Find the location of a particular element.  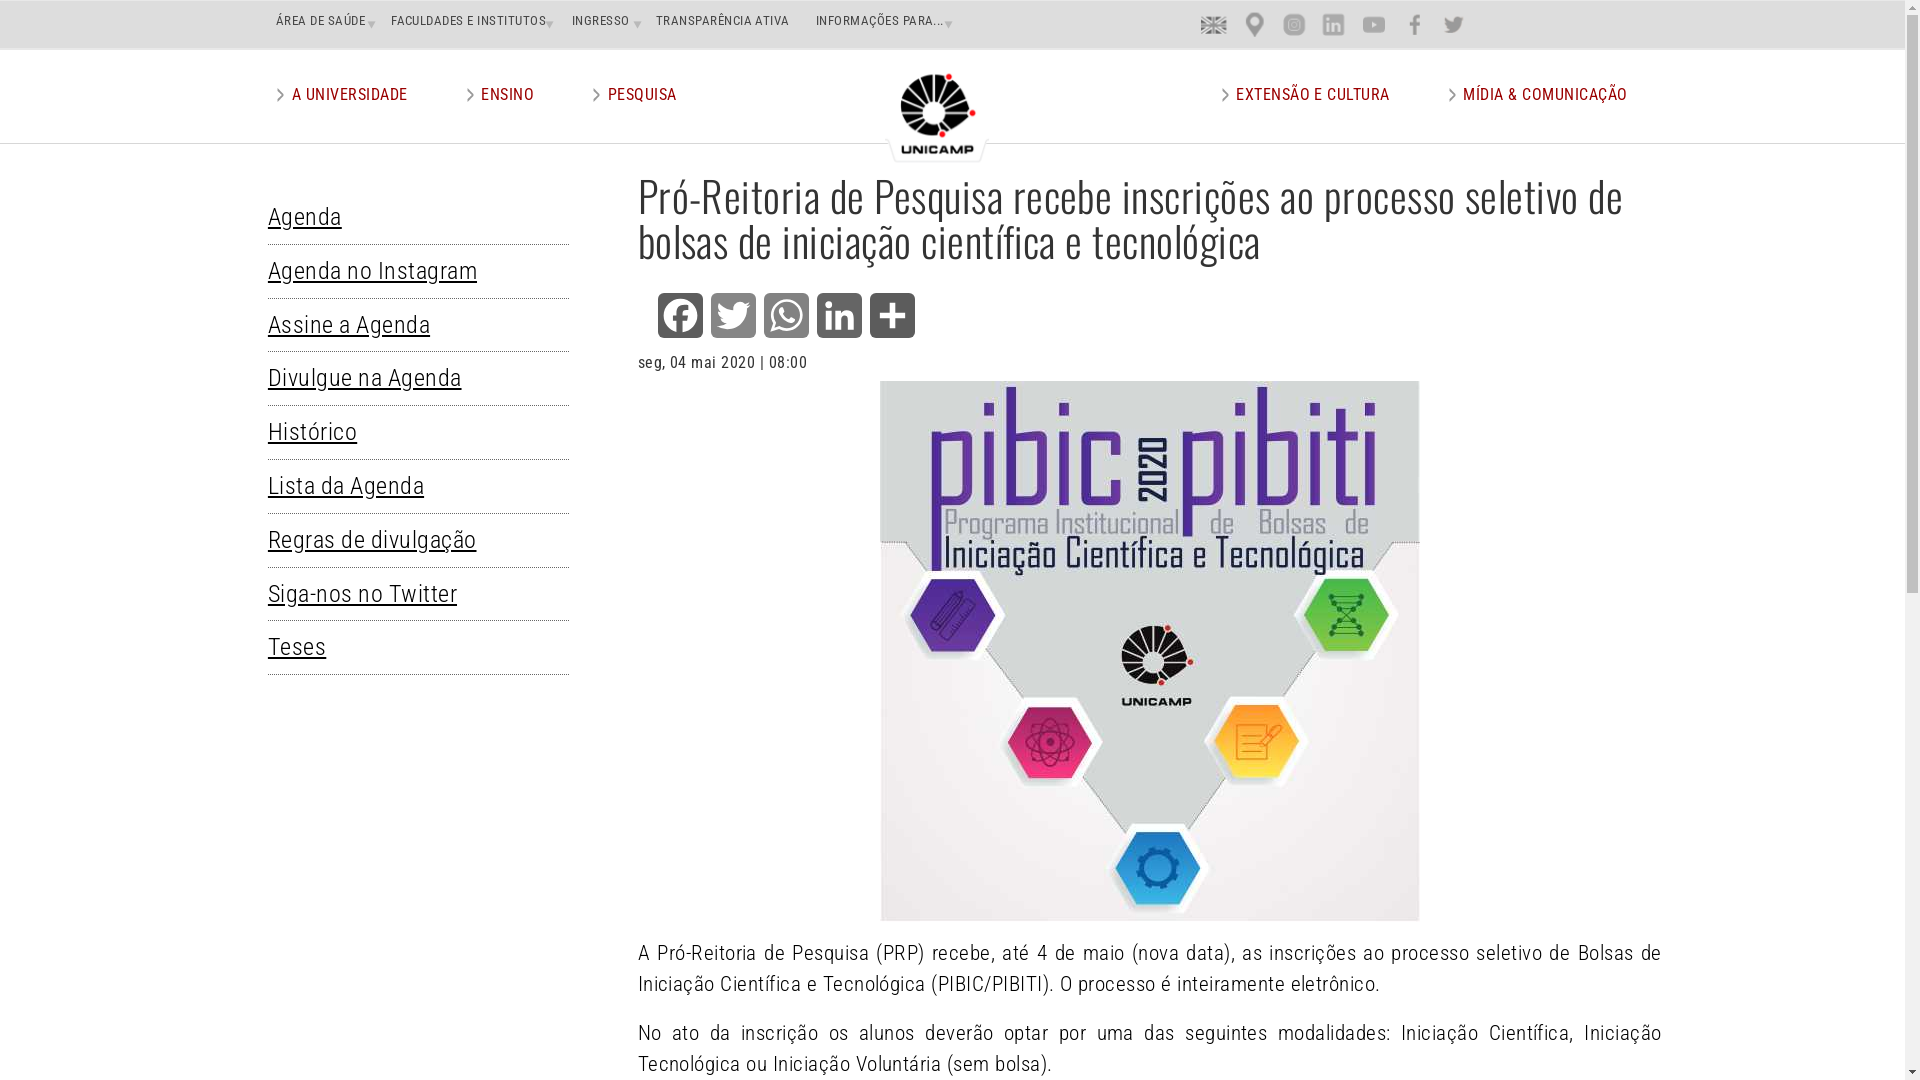

'WhatsApp' is located at coordinates (785, 315).